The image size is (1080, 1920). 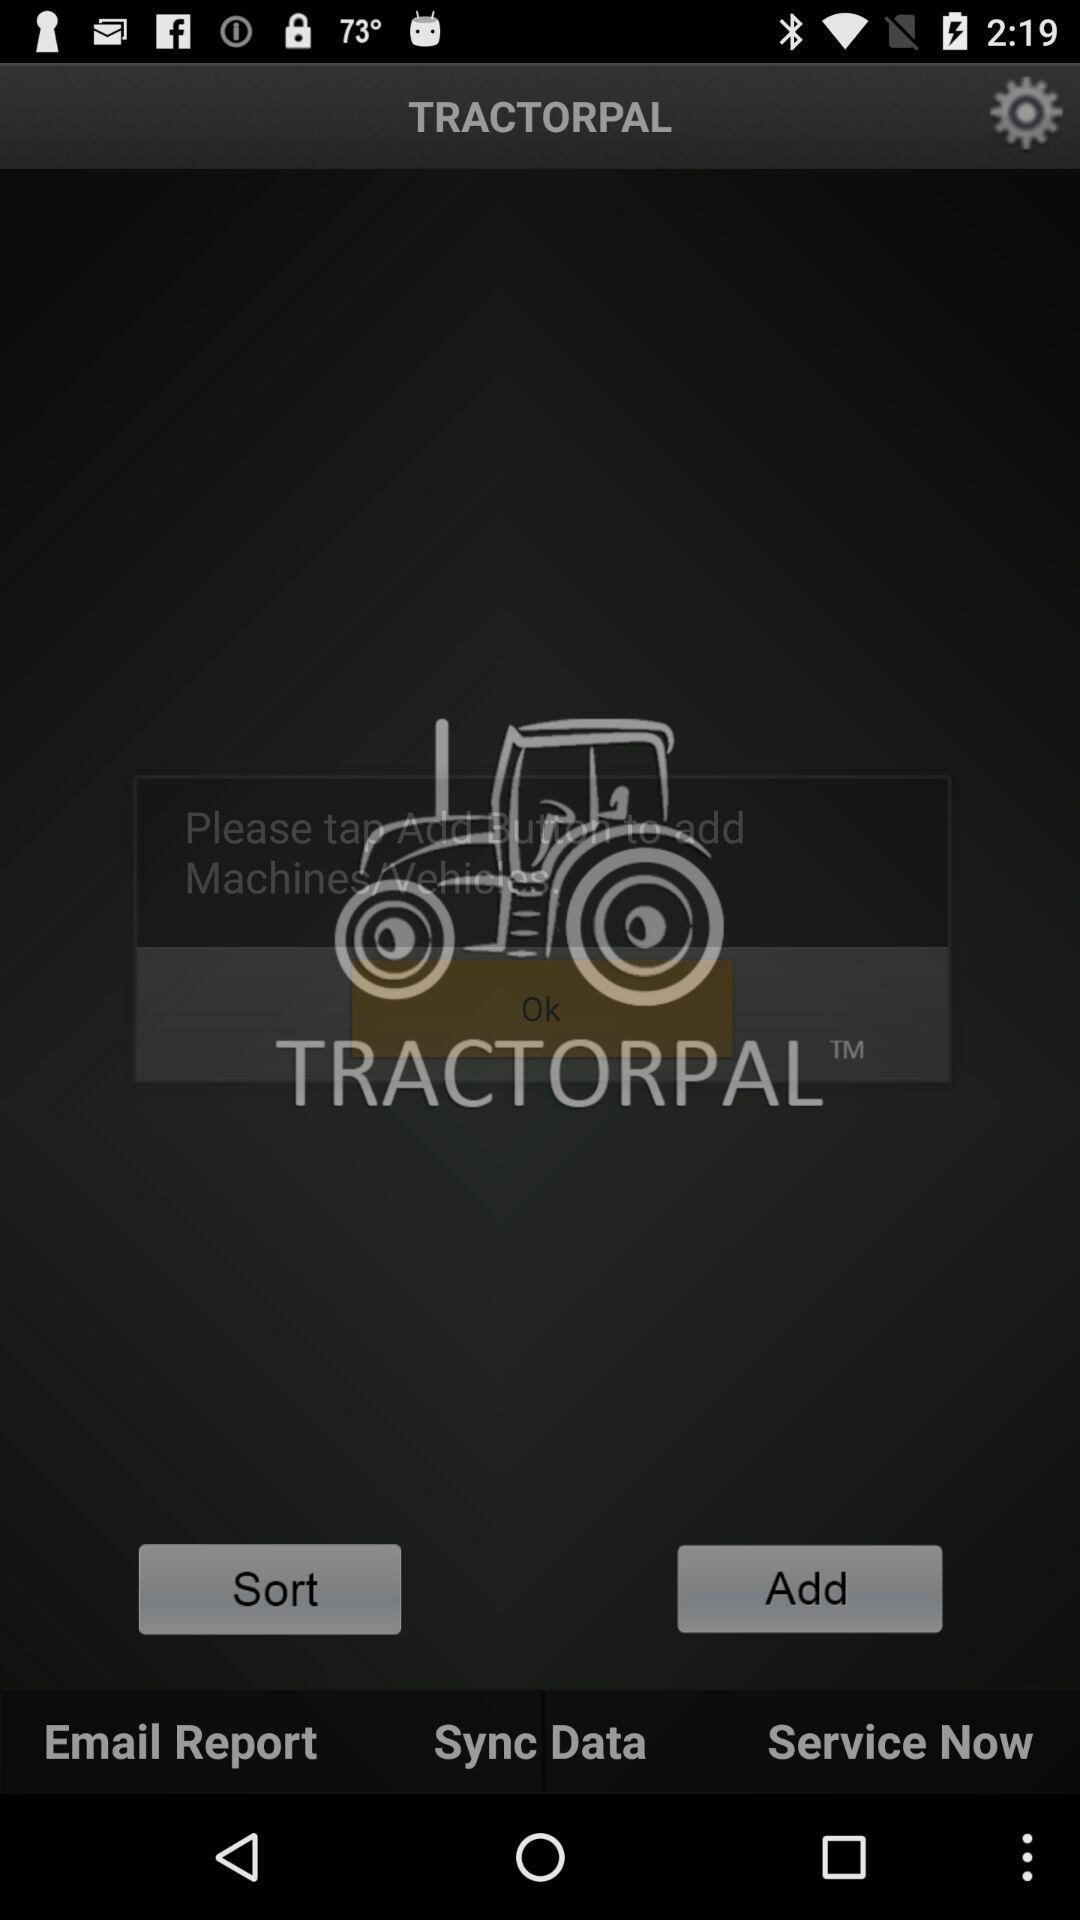 I want to click on content filter, so click(x=270, y=1588).